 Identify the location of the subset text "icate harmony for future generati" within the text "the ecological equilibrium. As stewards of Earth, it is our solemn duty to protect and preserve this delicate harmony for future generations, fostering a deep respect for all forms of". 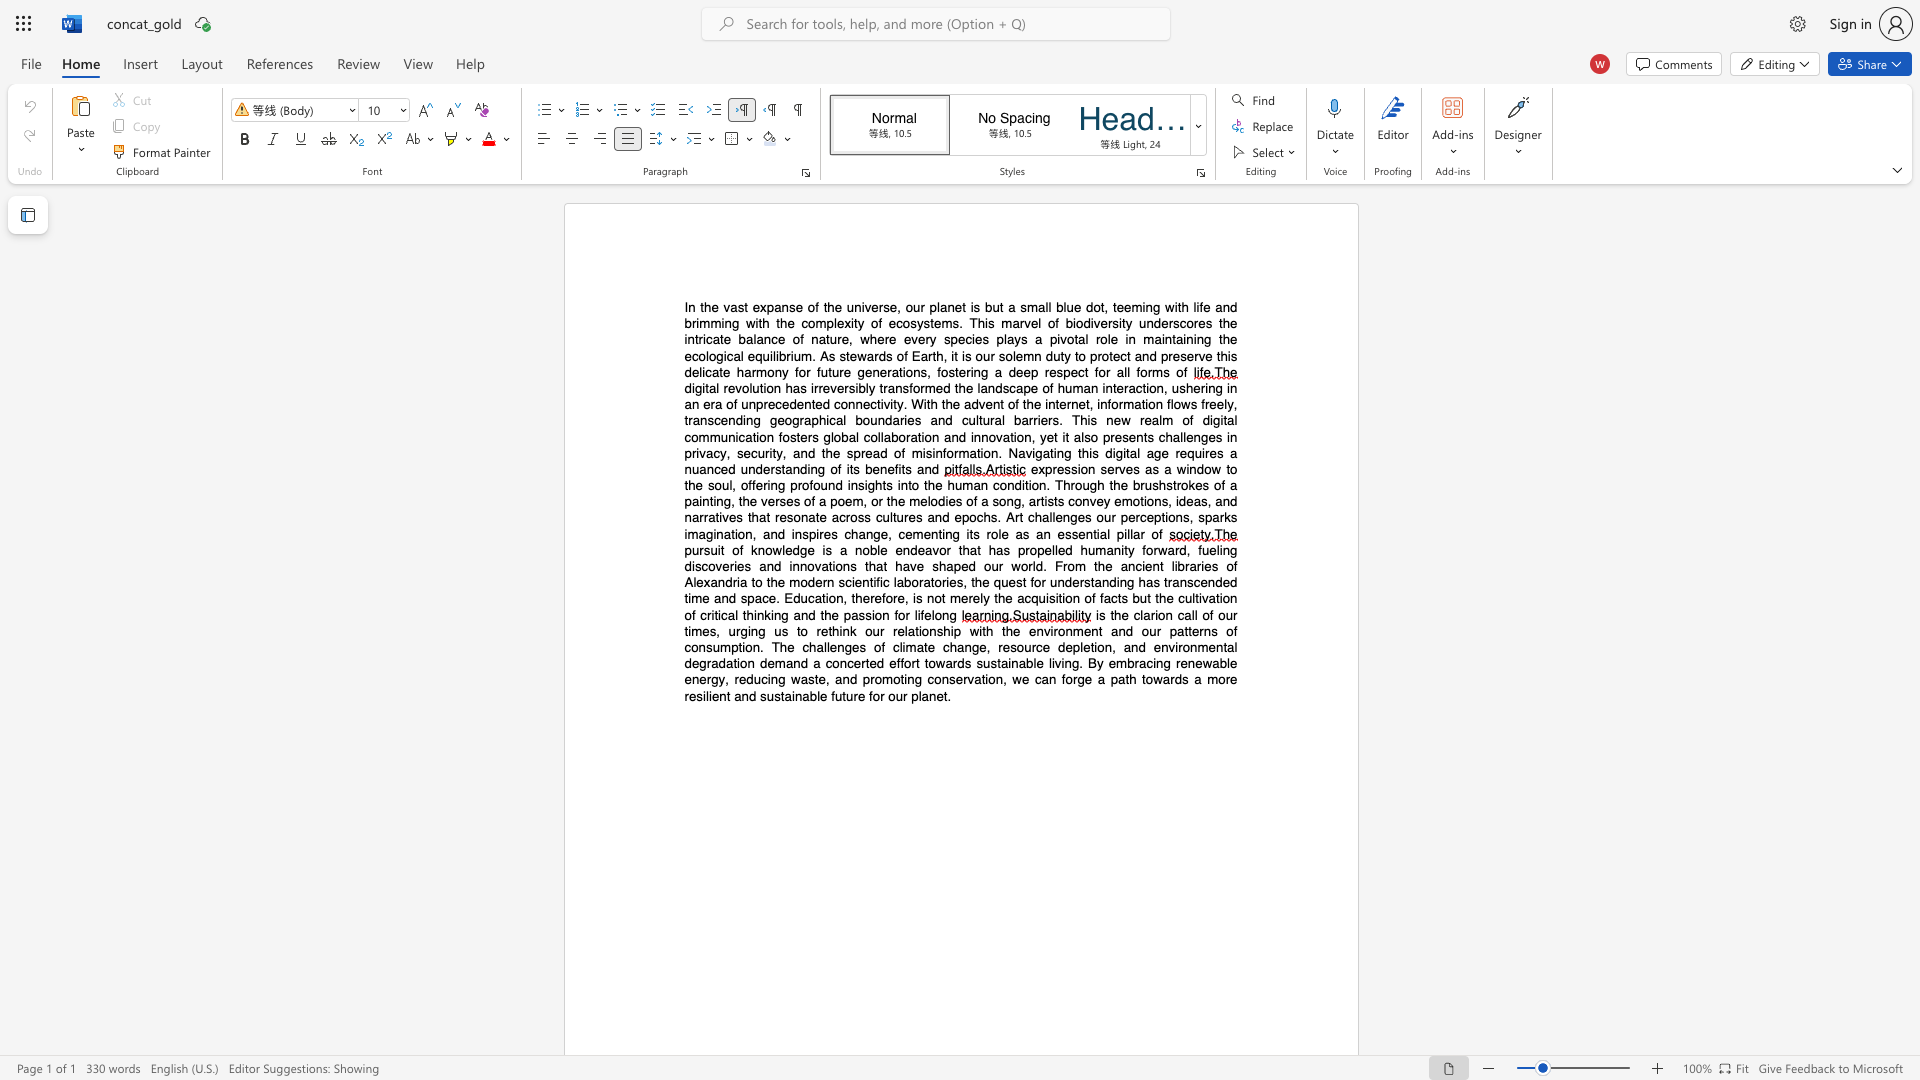
(702, 372).